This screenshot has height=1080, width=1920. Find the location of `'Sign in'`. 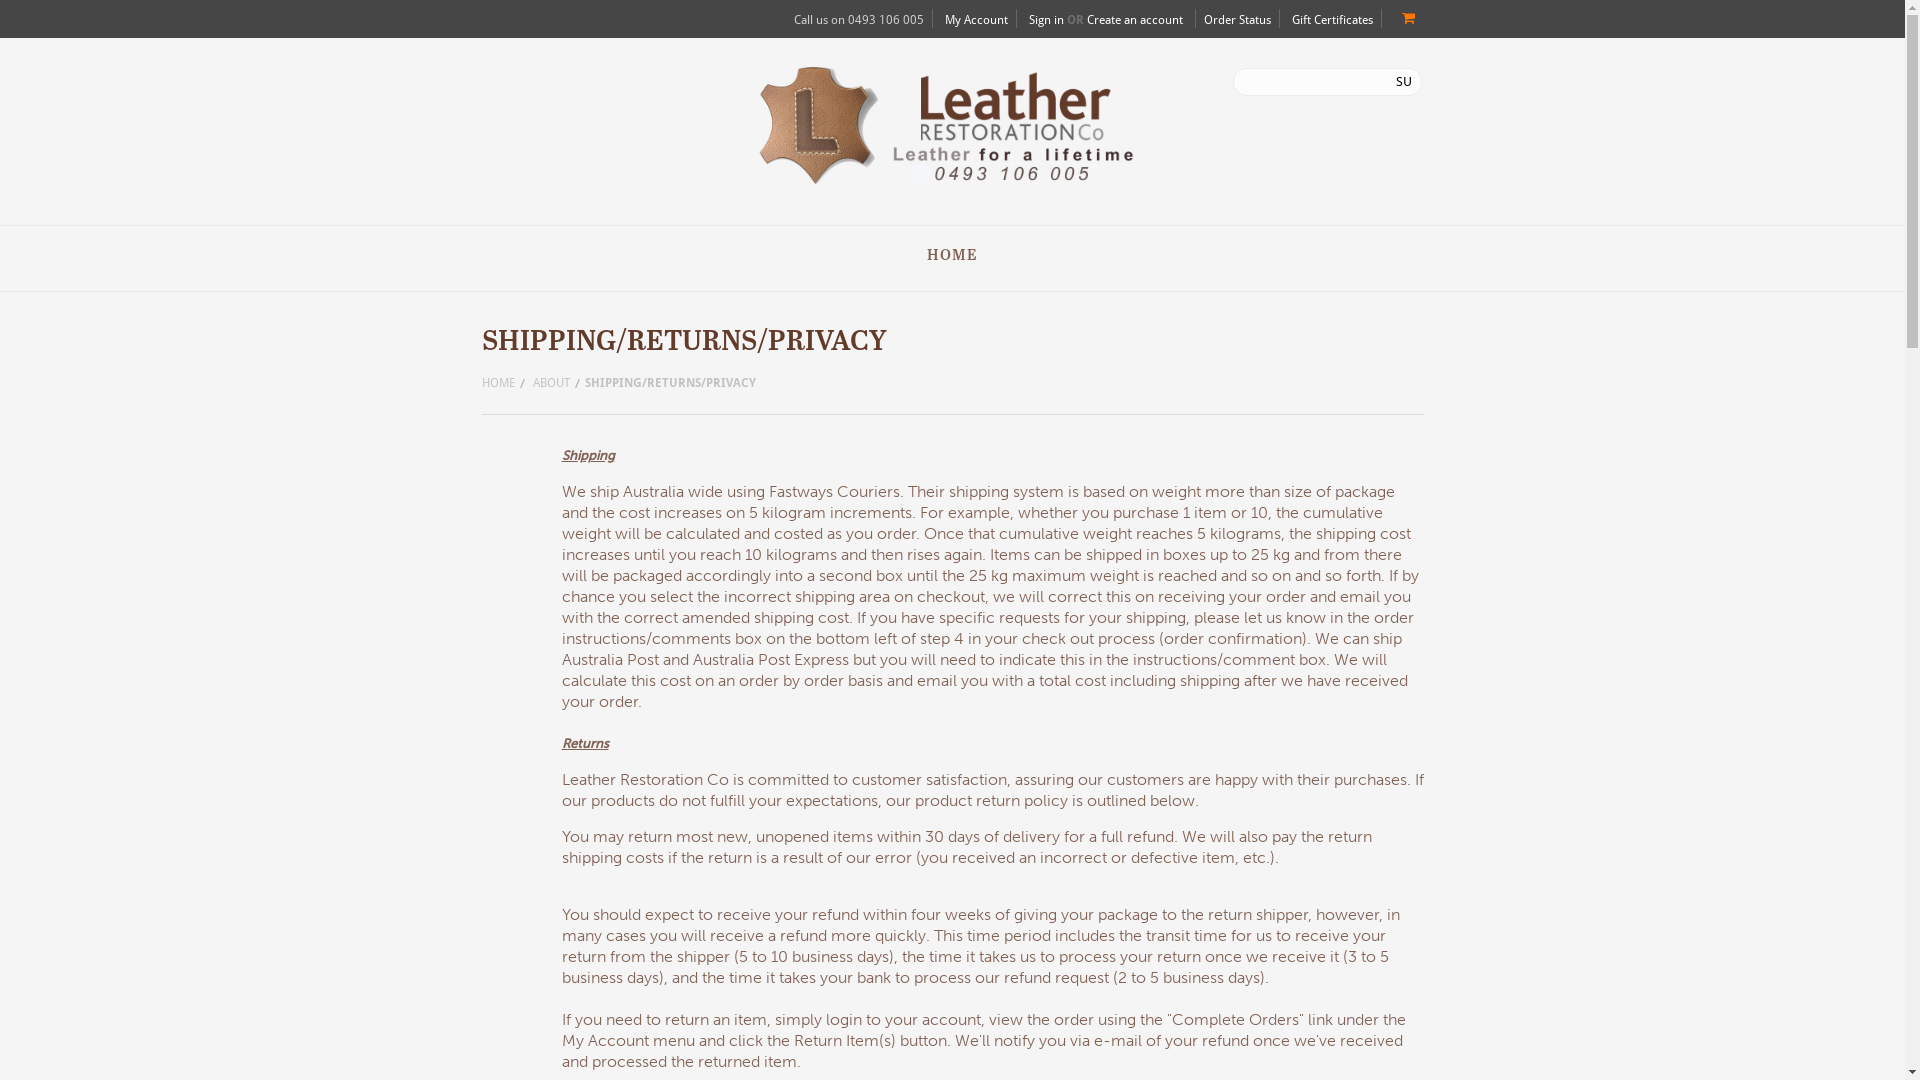

'Sign in' is located at coordinates (1044, 19).